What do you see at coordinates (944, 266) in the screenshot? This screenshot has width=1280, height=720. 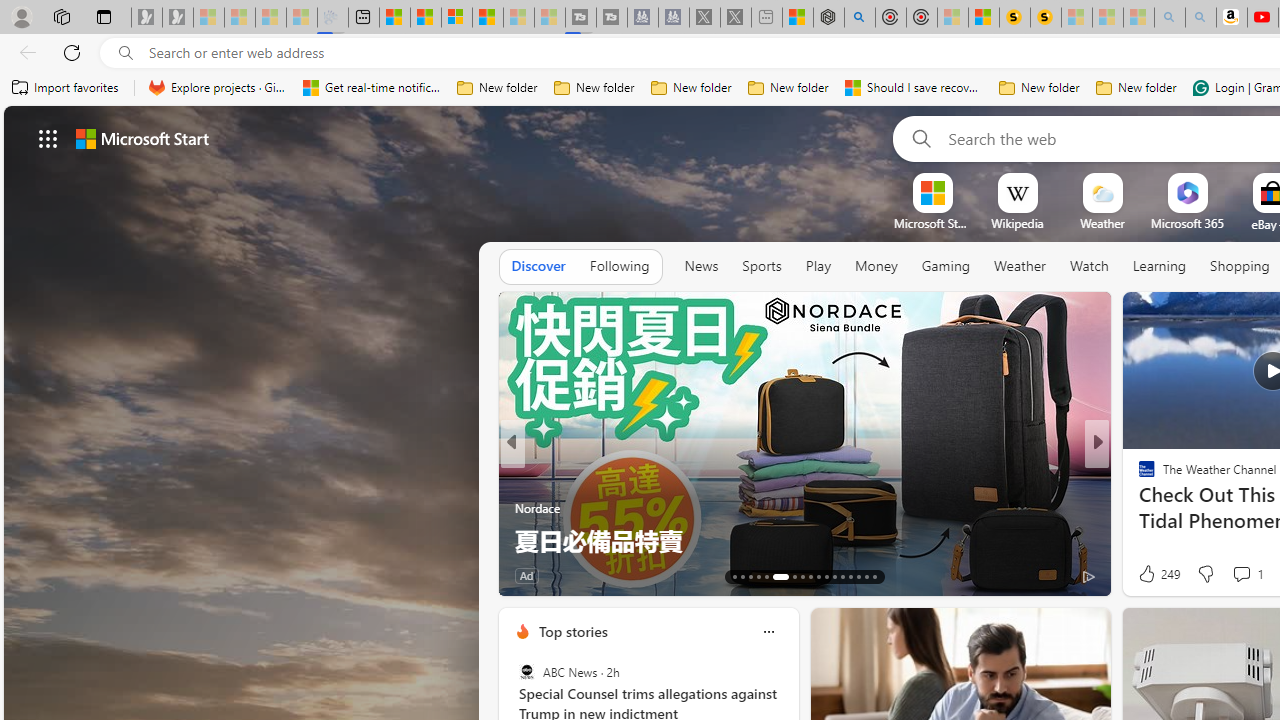 I see `'Gaming'` at bounding box center [944, 266].